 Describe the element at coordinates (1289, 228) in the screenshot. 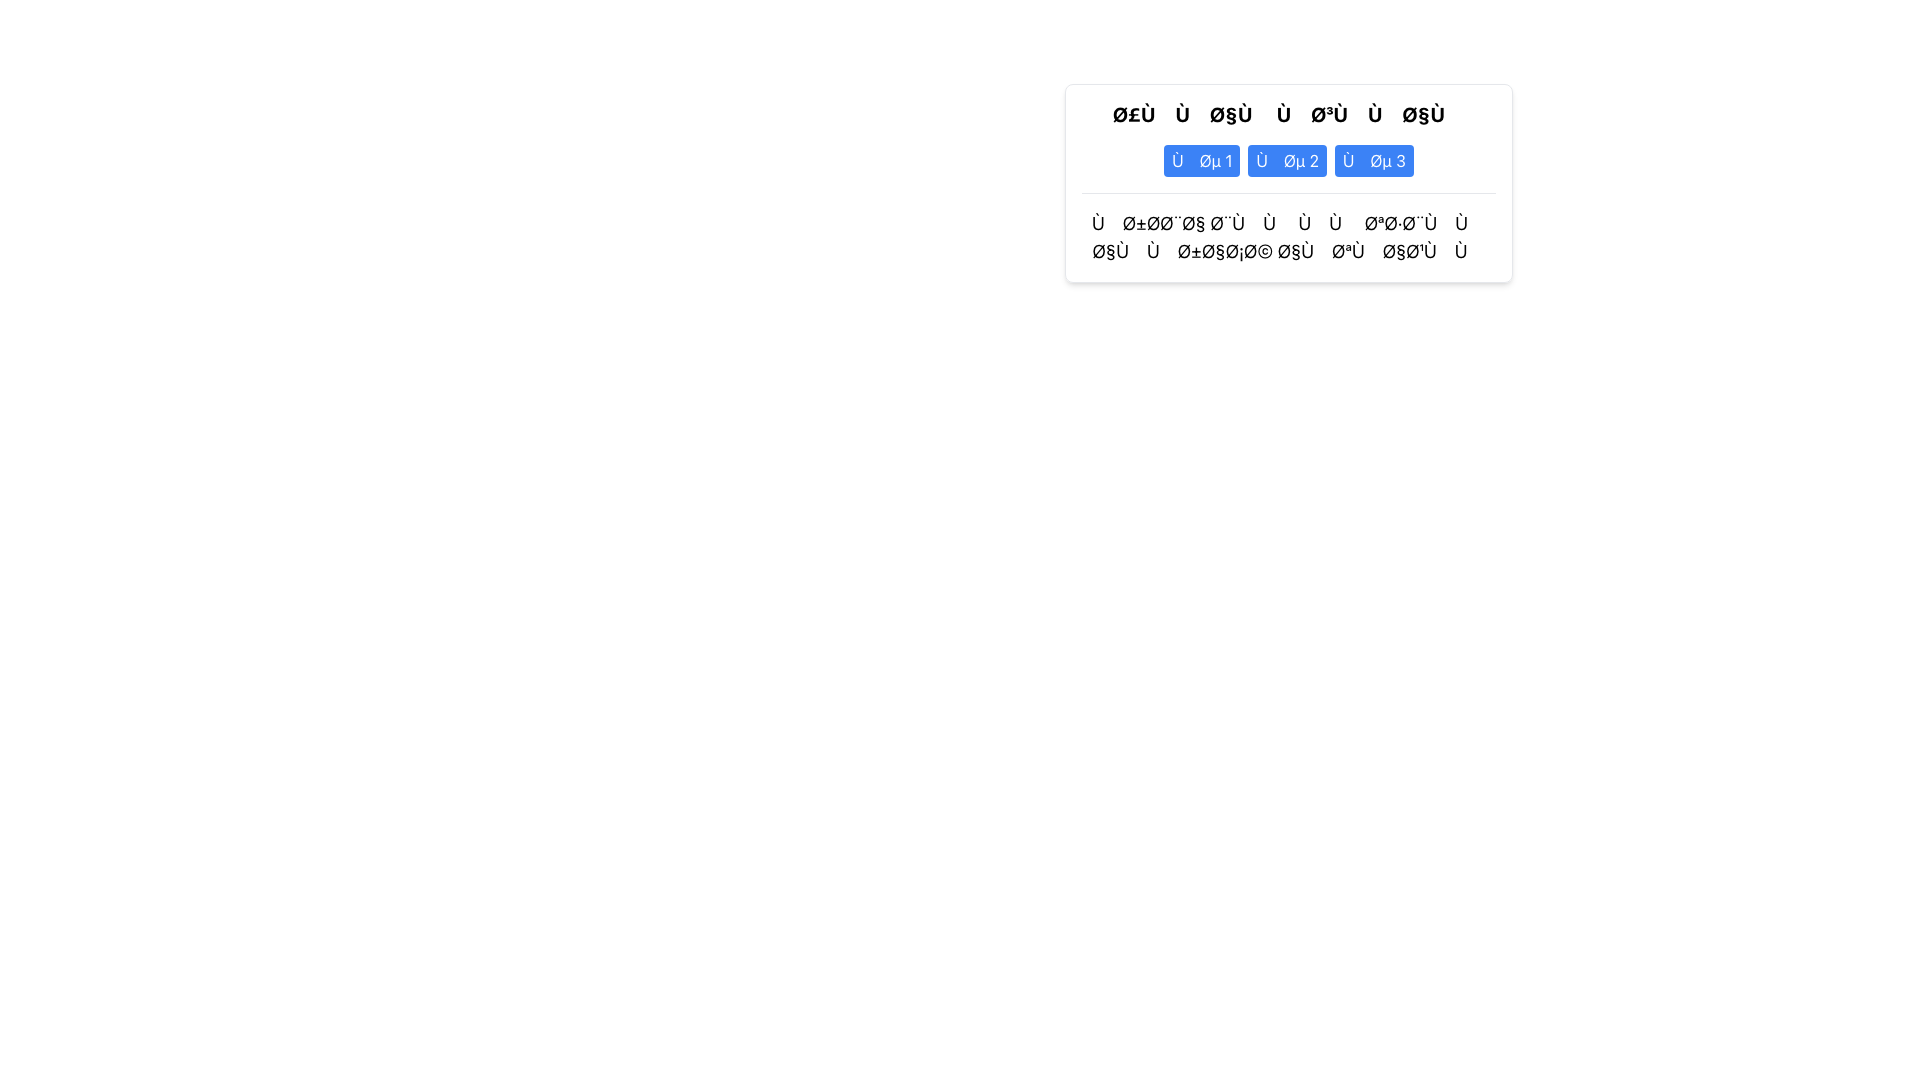

I see `the concluding Arabic text element styled with a border line, positioned below a series of buttons and text elements` at that location.